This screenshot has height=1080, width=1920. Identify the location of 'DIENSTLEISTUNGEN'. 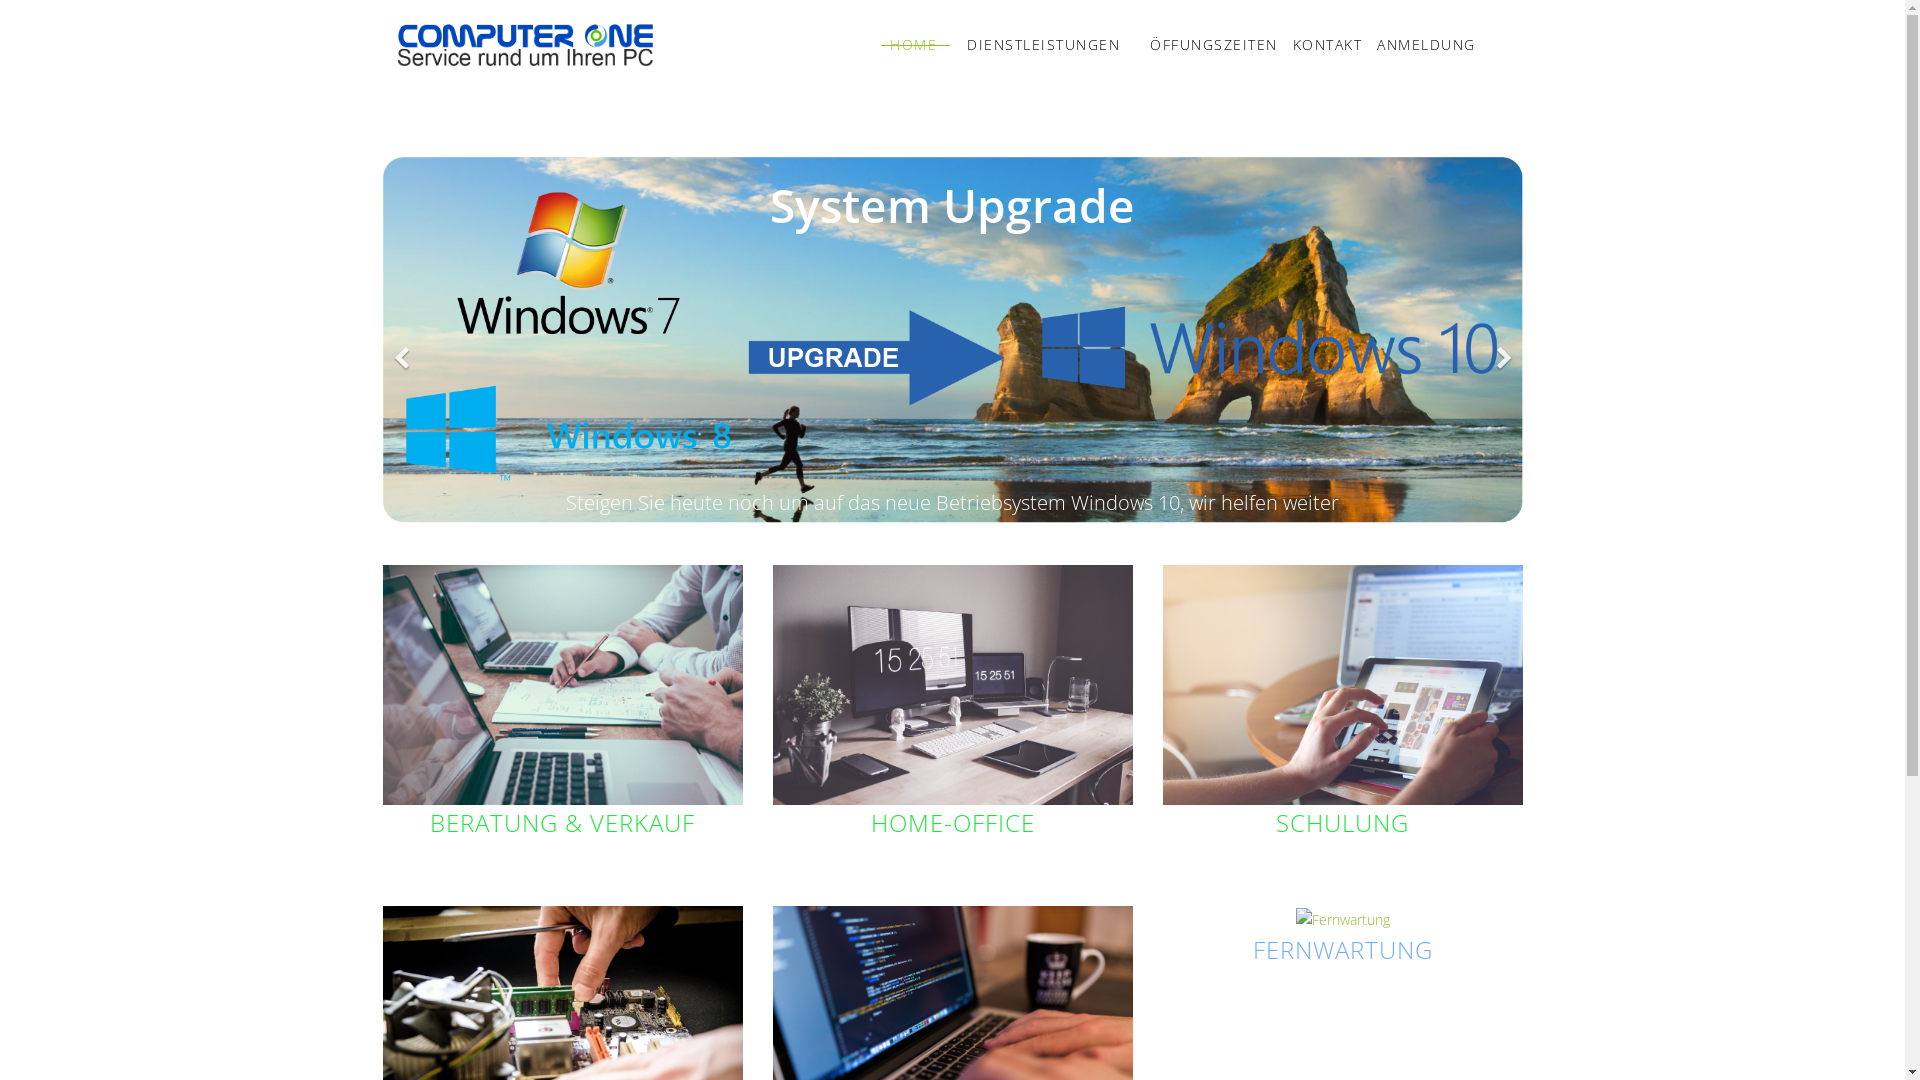
(950, 45).